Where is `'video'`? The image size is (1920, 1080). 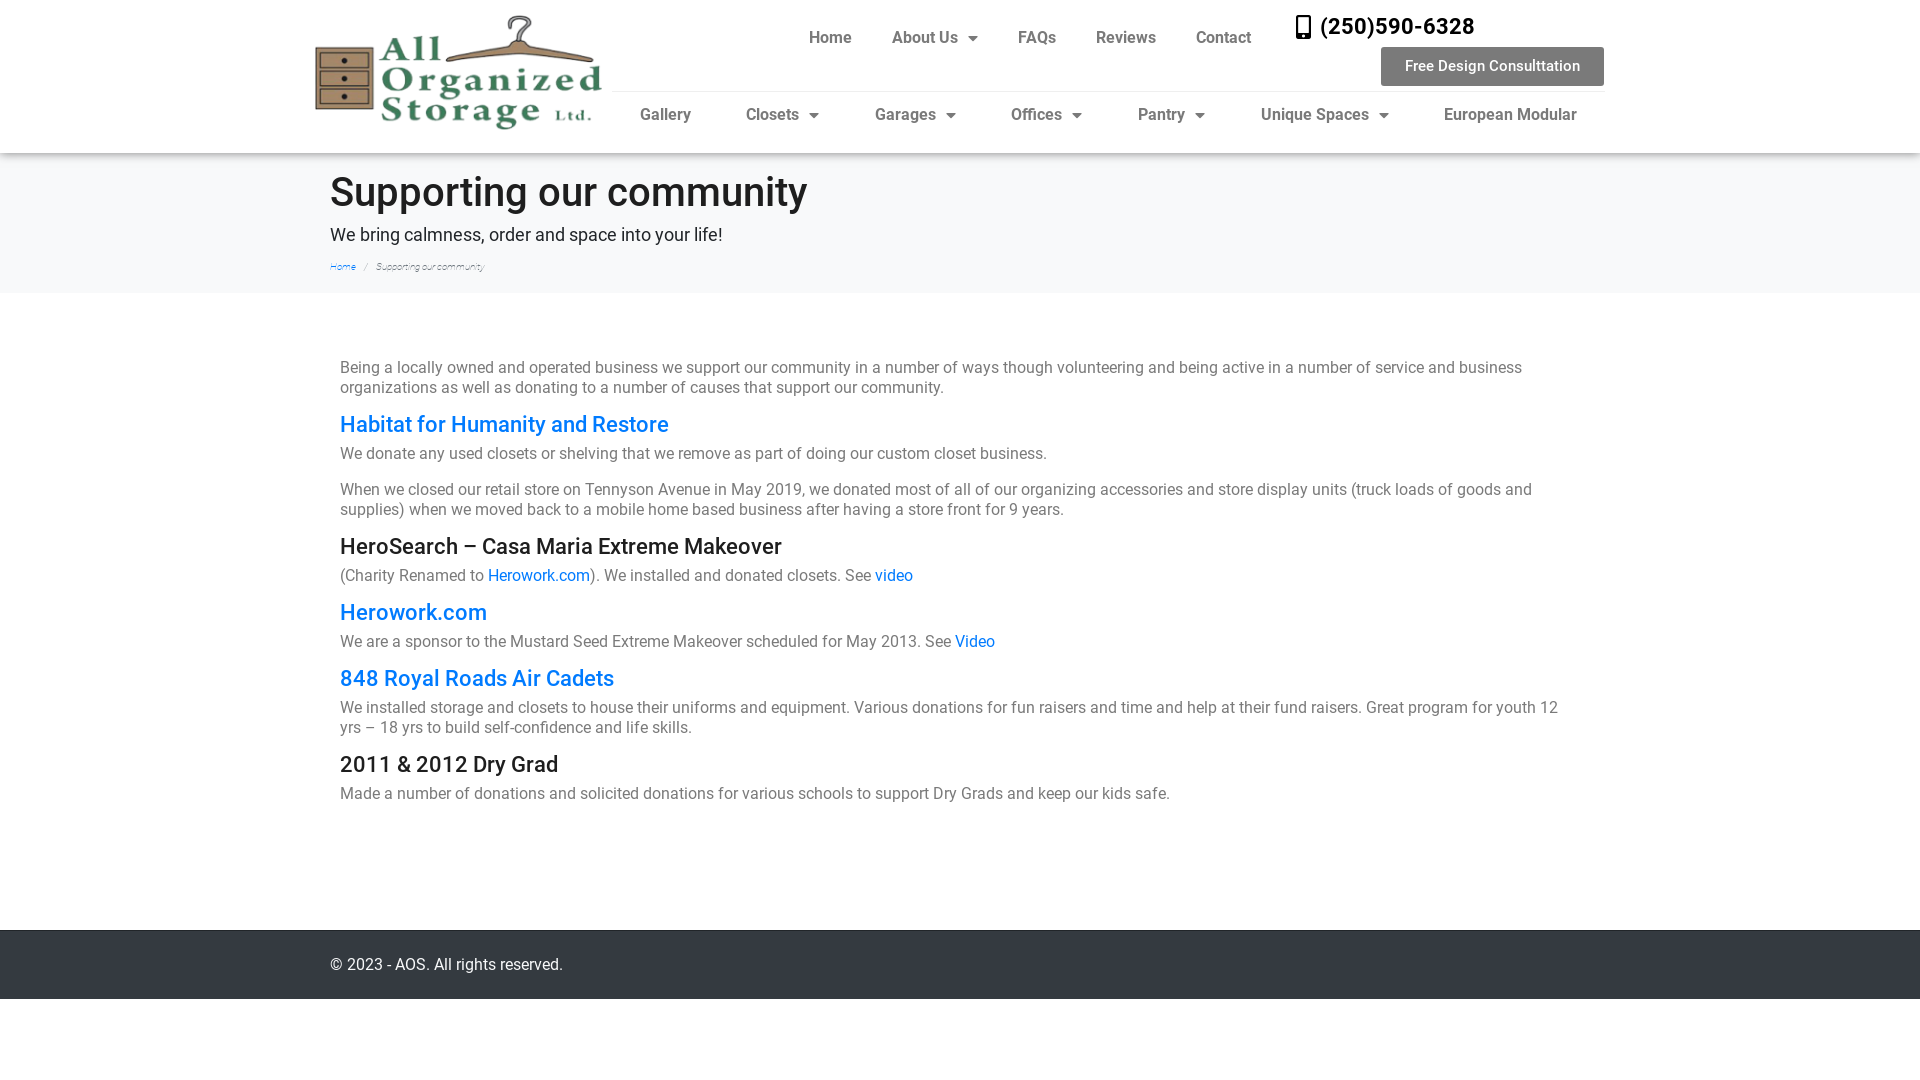
'video' is located at coordinates (874, 575).